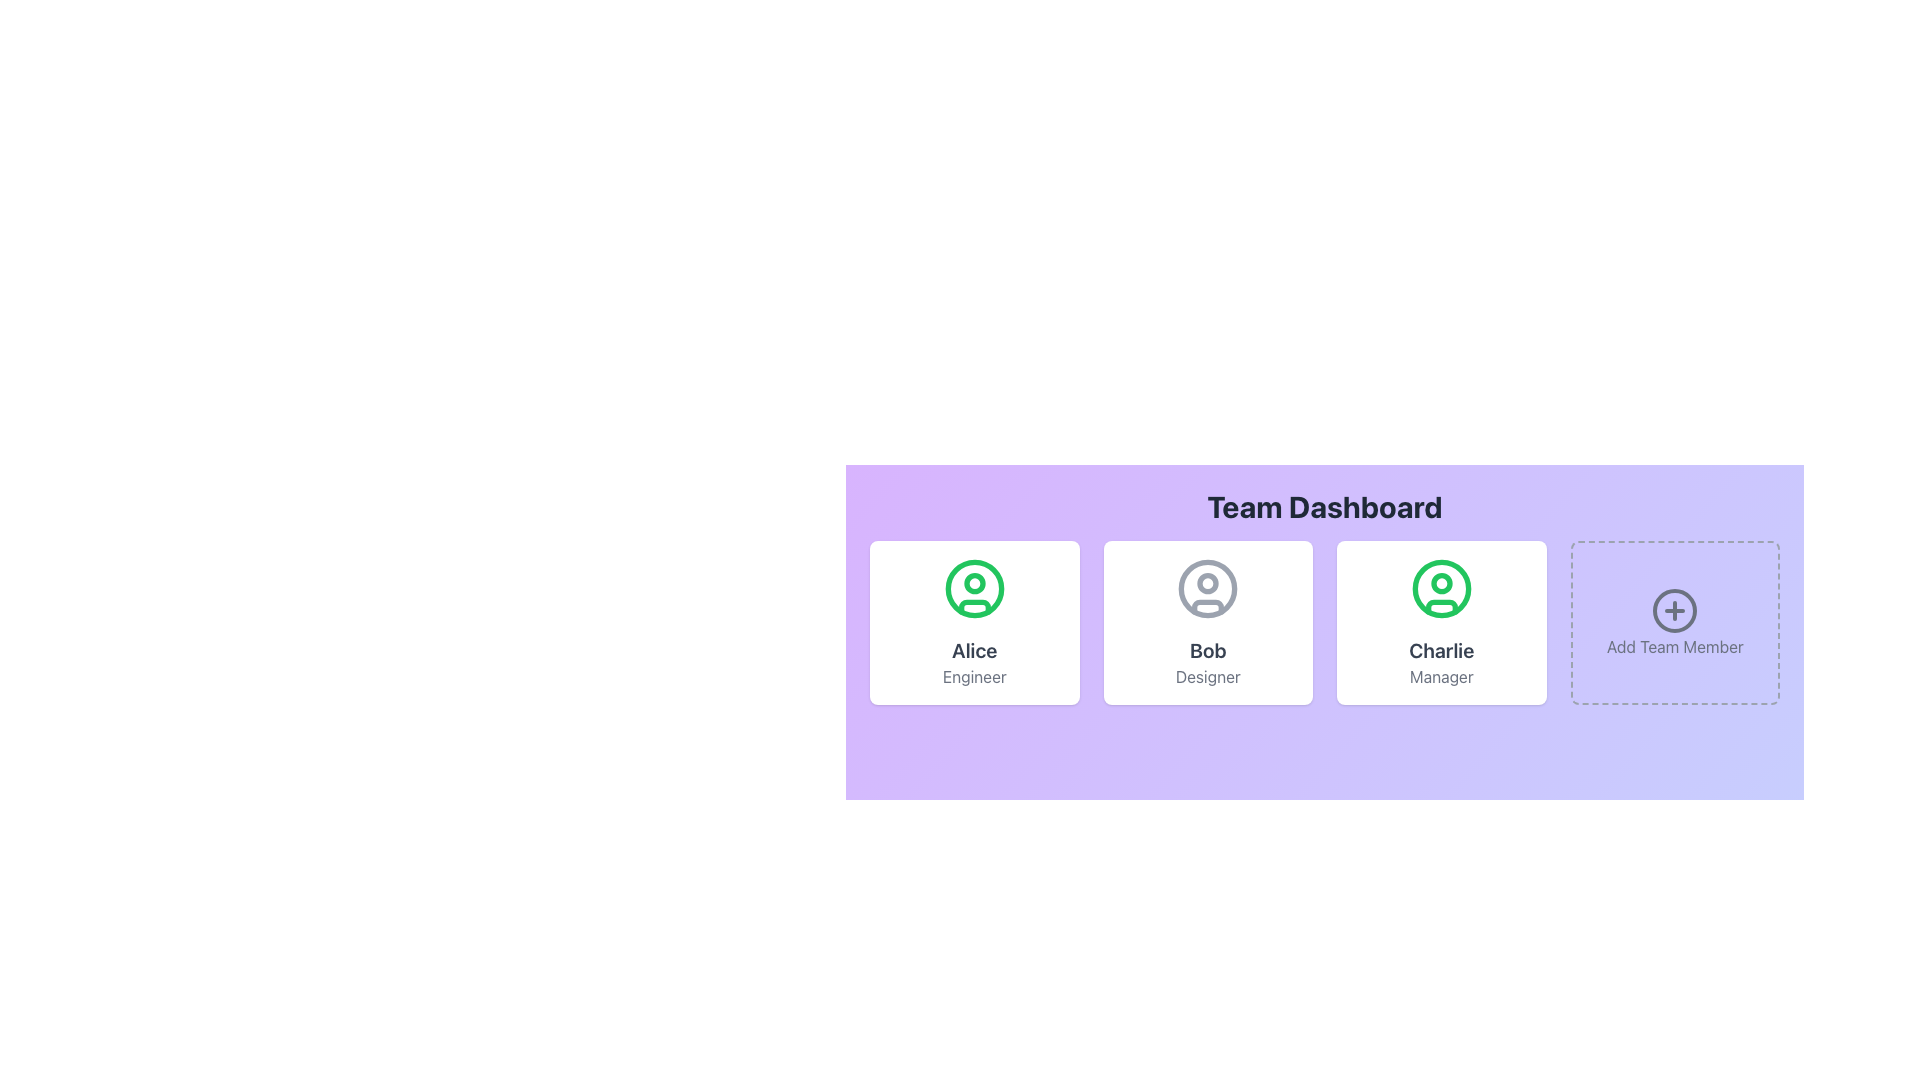  I want to click on the user profile icon representing Charlie, located in the upper central area of the card titled 'Charlie Manager', which is the third card from the left in the team dashboard layout, so click(1441, 588).